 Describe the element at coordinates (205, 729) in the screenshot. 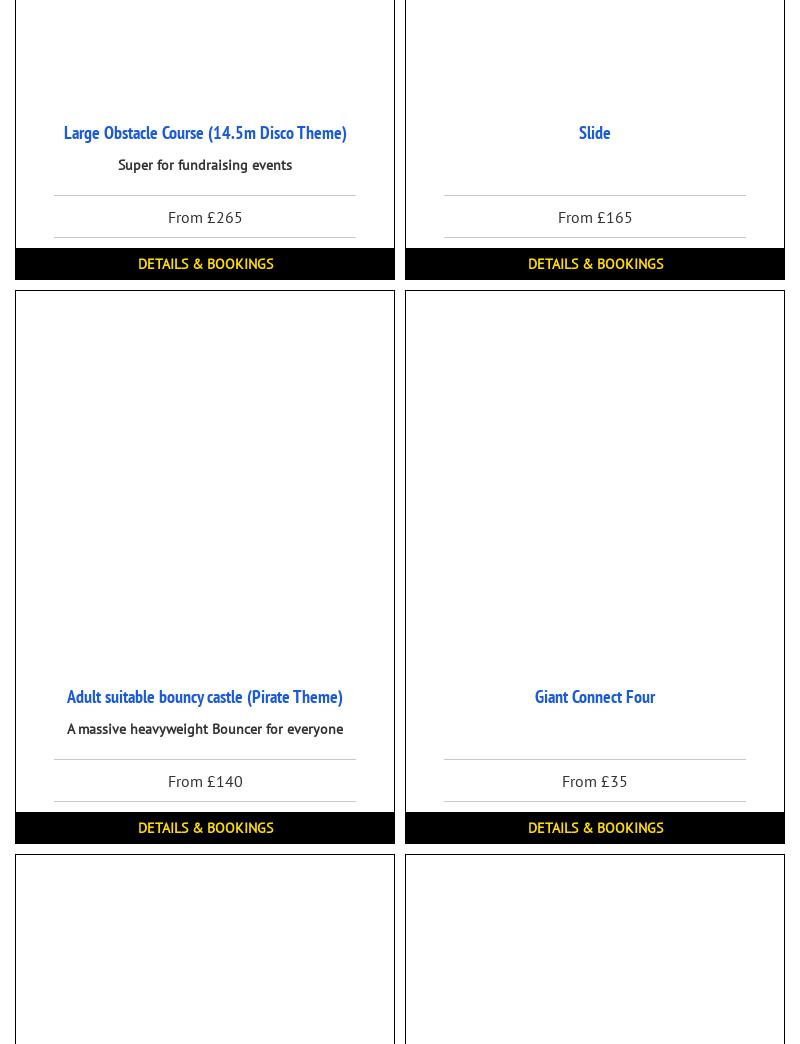

I see `'A massive heavyweight Bouncer for everyone'` at that location.